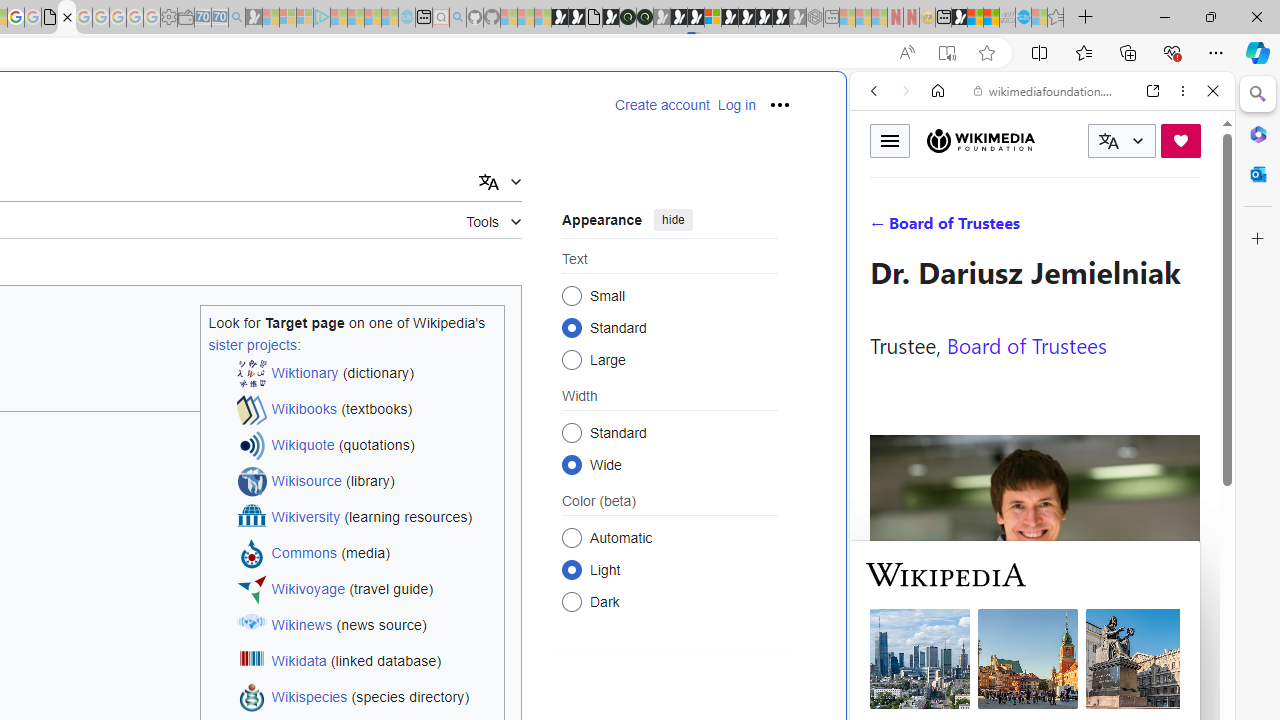 The image size is (1280, 720). I want to click on 'Class: i icon icon-translate language-switcher__icon', so click(1108, 140).